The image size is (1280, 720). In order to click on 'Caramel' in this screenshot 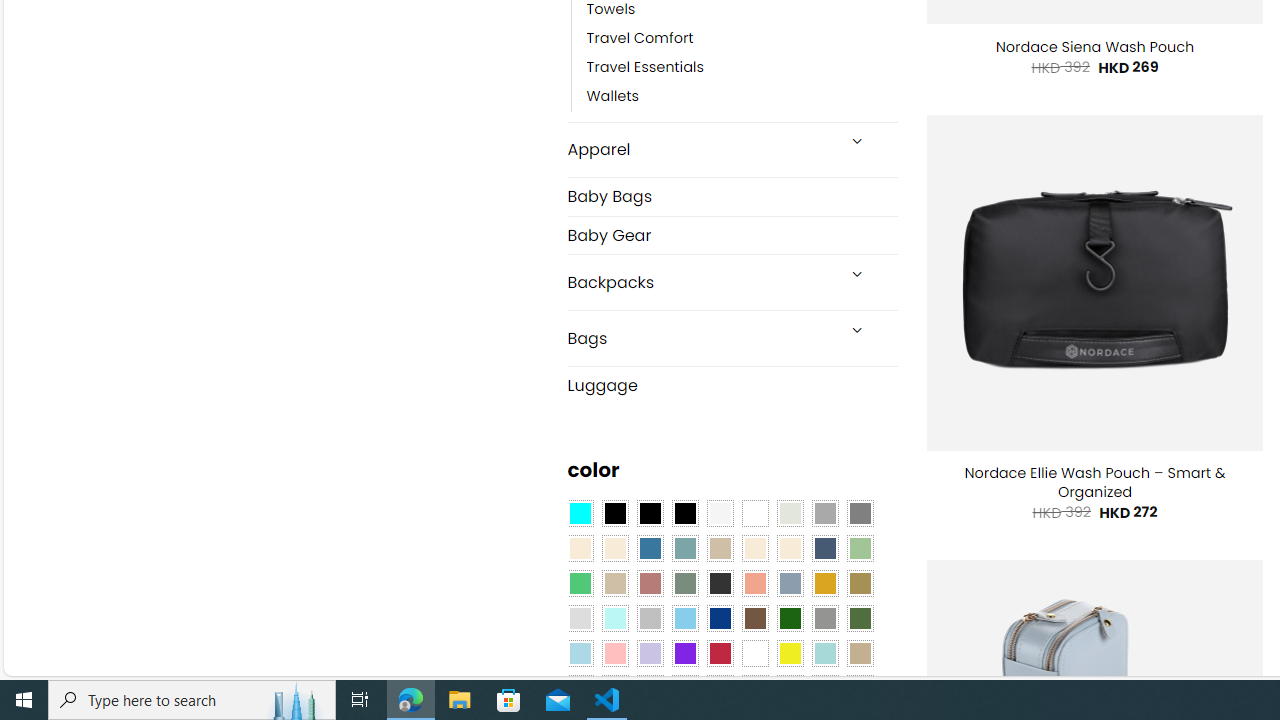, I will do `click(754, 549)`.